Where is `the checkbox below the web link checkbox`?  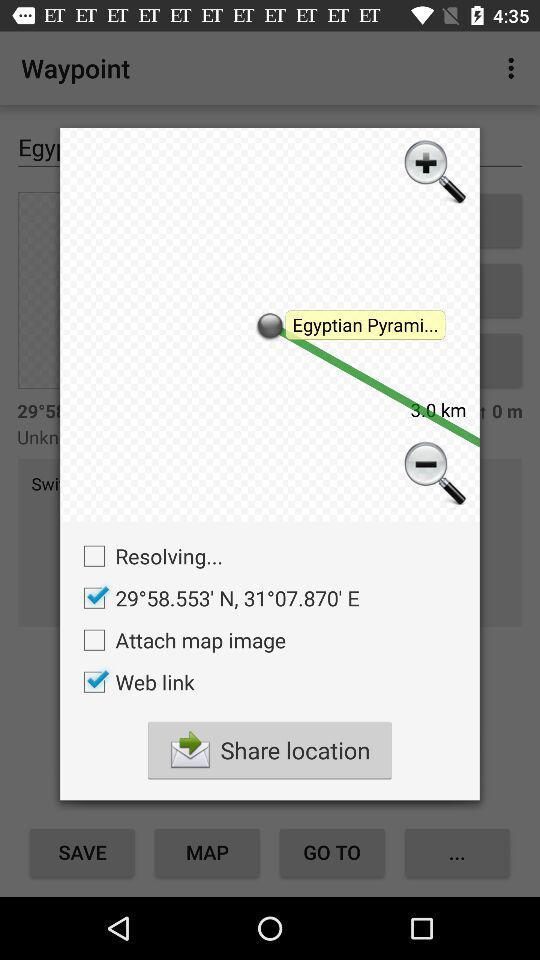 the checkbox below the web link checkbox is located at coordinates (269, 749).